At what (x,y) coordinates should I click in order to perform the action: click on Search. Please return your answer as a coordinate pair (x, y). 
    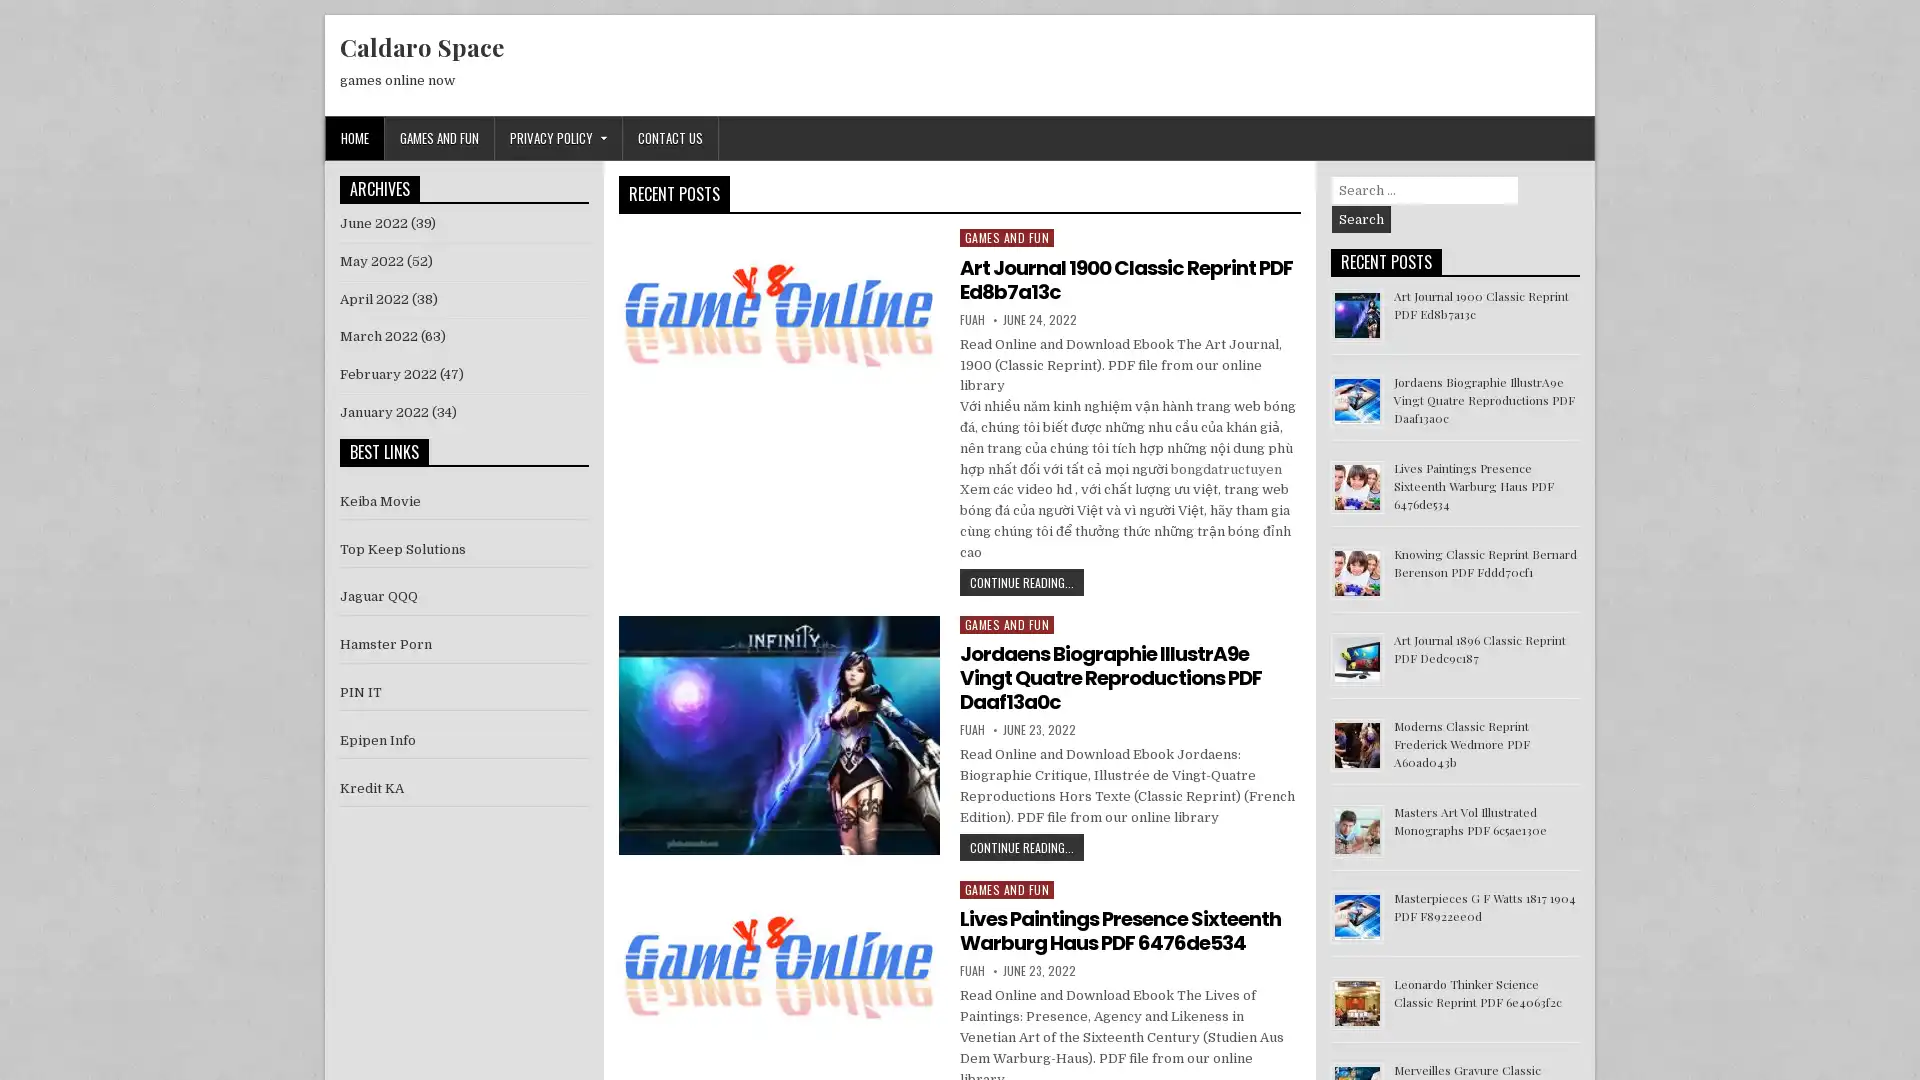
    Looking at the image, I should click on (1360, 219).